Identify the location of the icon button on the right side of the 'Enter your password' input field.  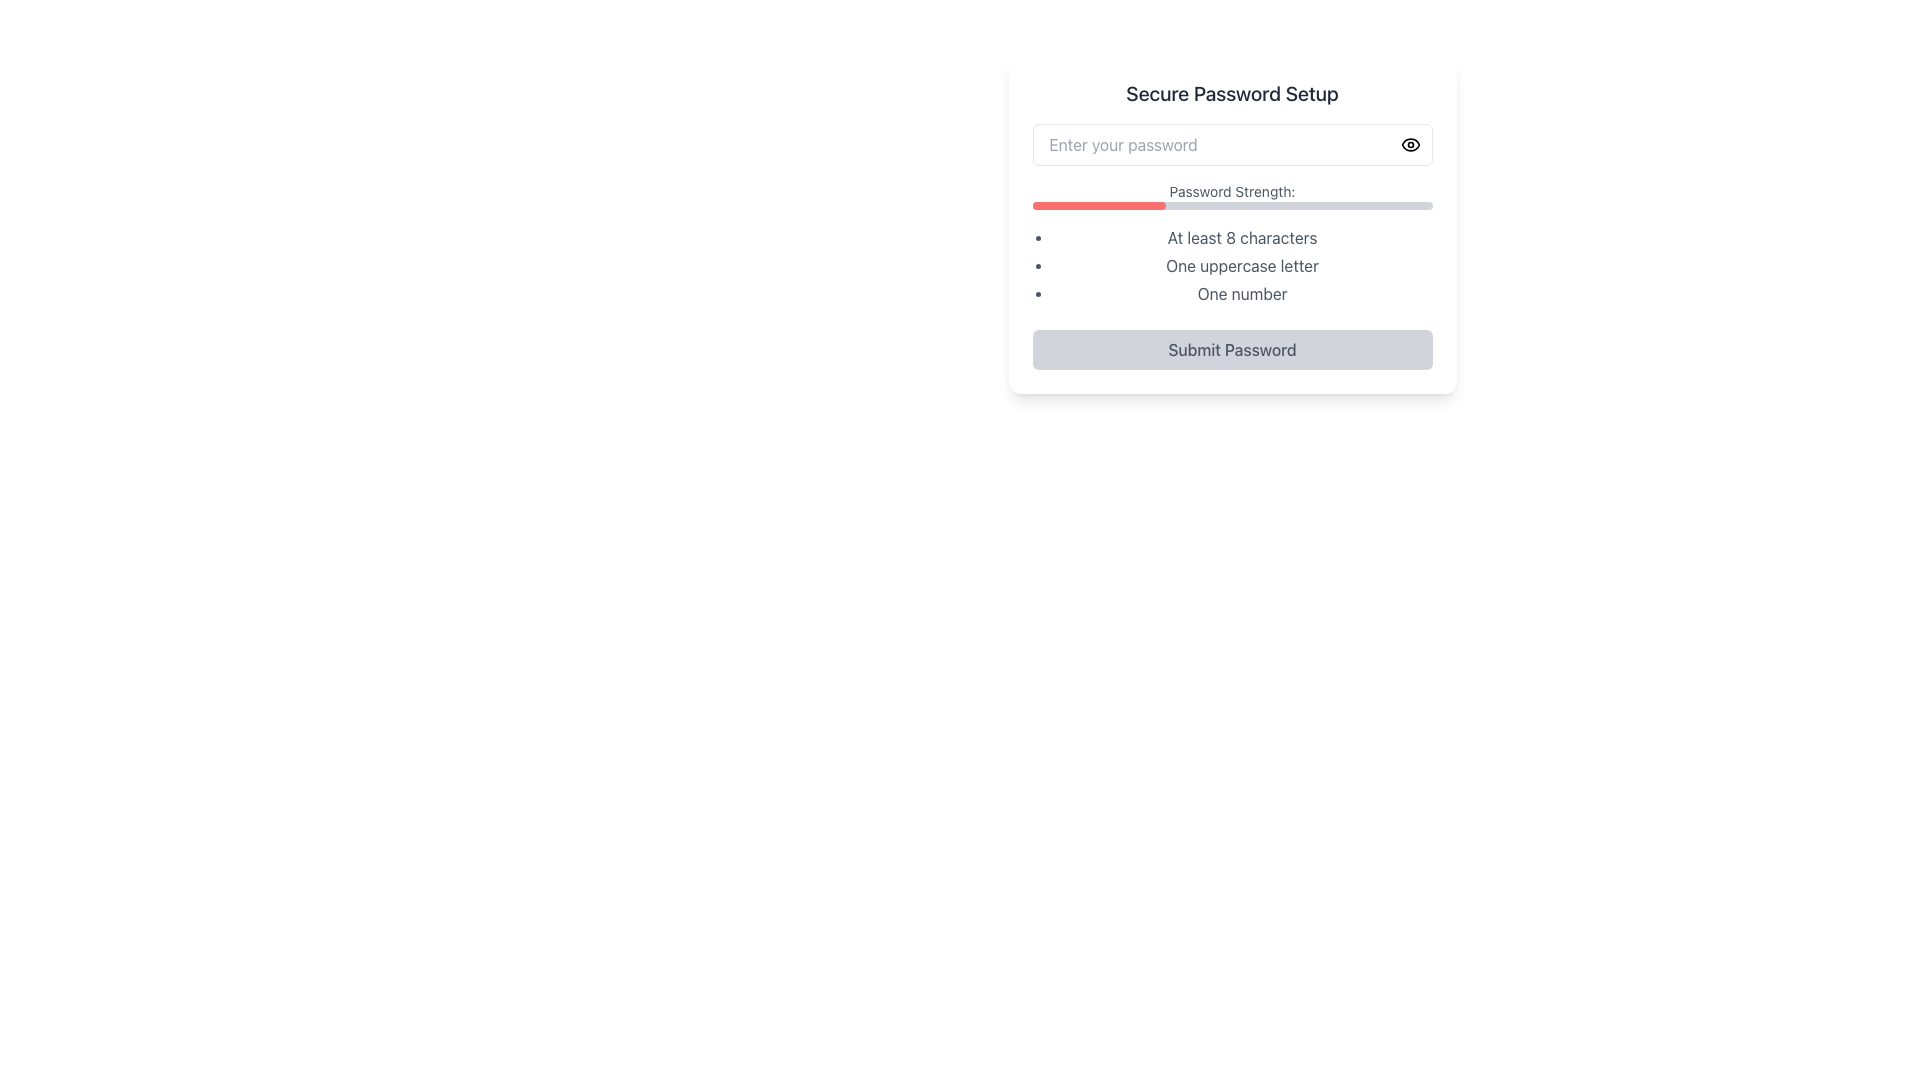
(1409, 144).